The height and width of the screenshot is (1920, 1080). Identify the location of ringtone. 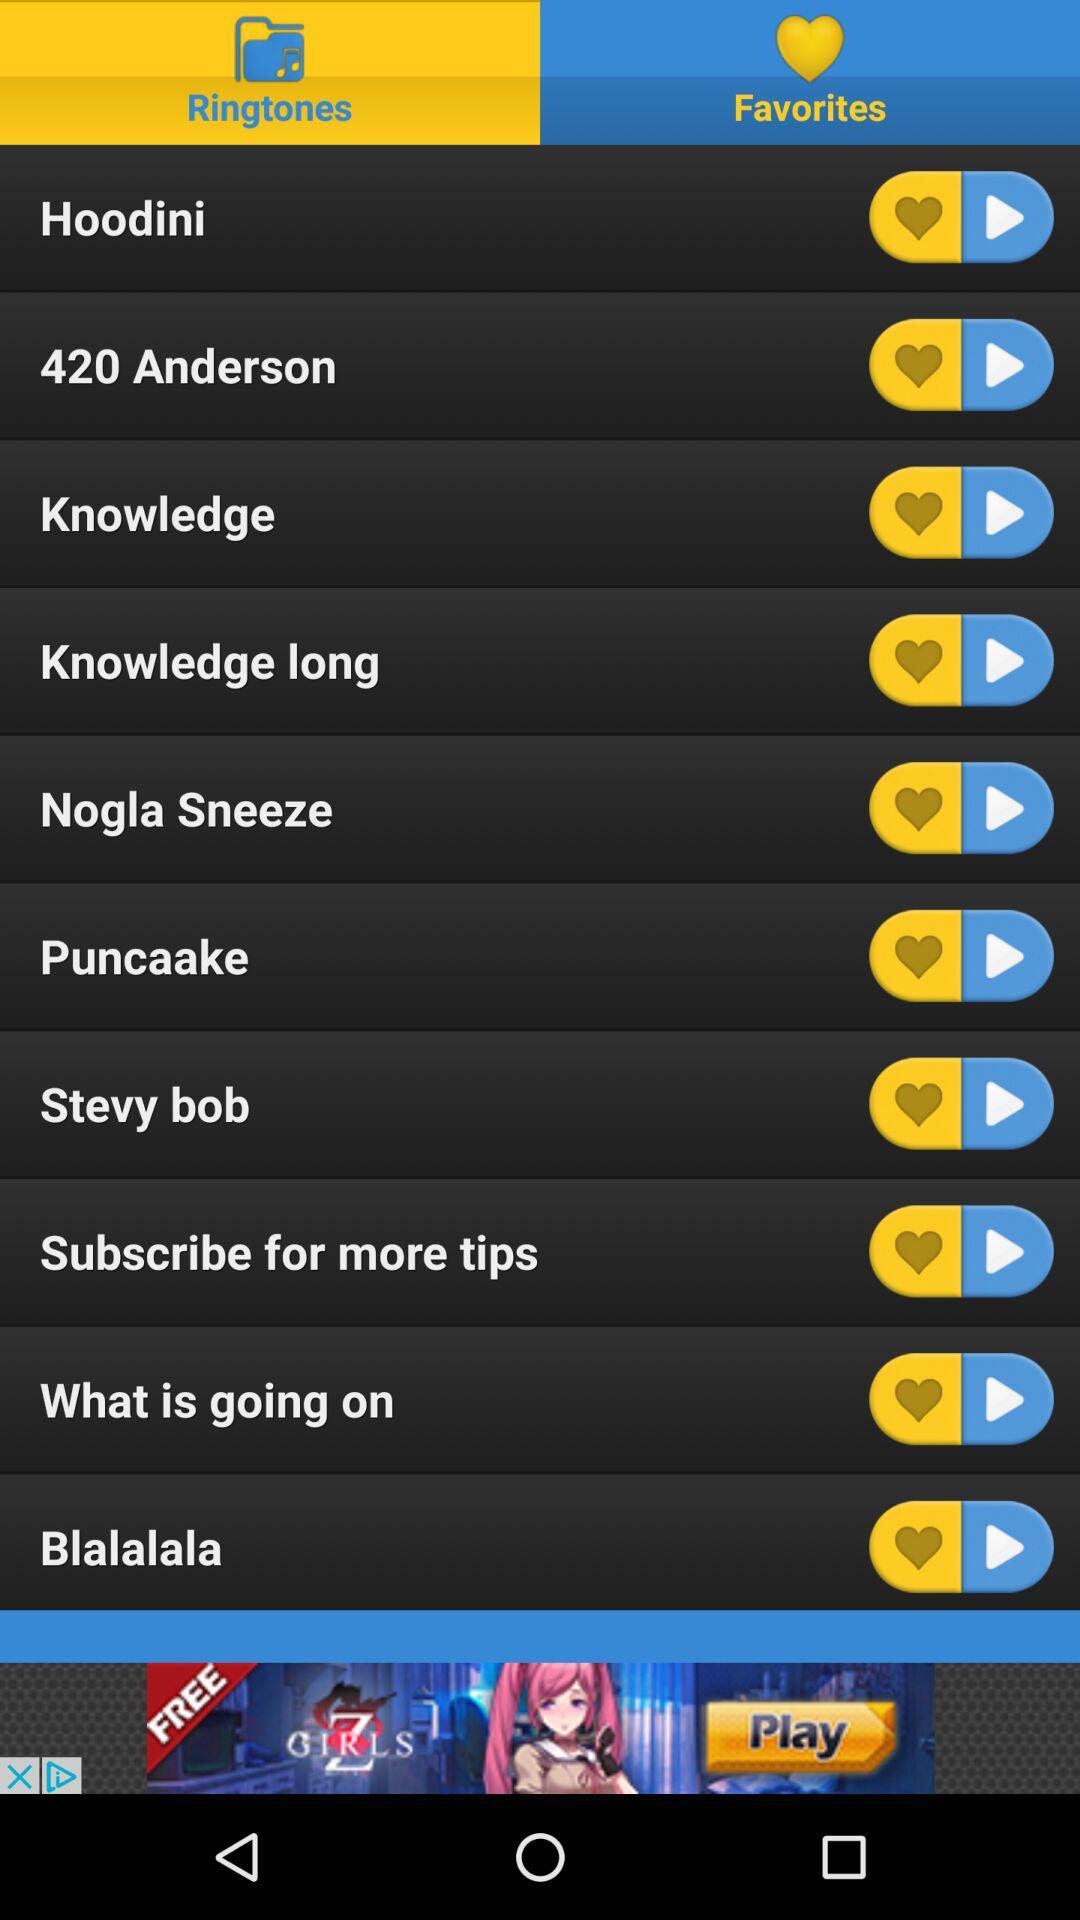
(1007, 808).